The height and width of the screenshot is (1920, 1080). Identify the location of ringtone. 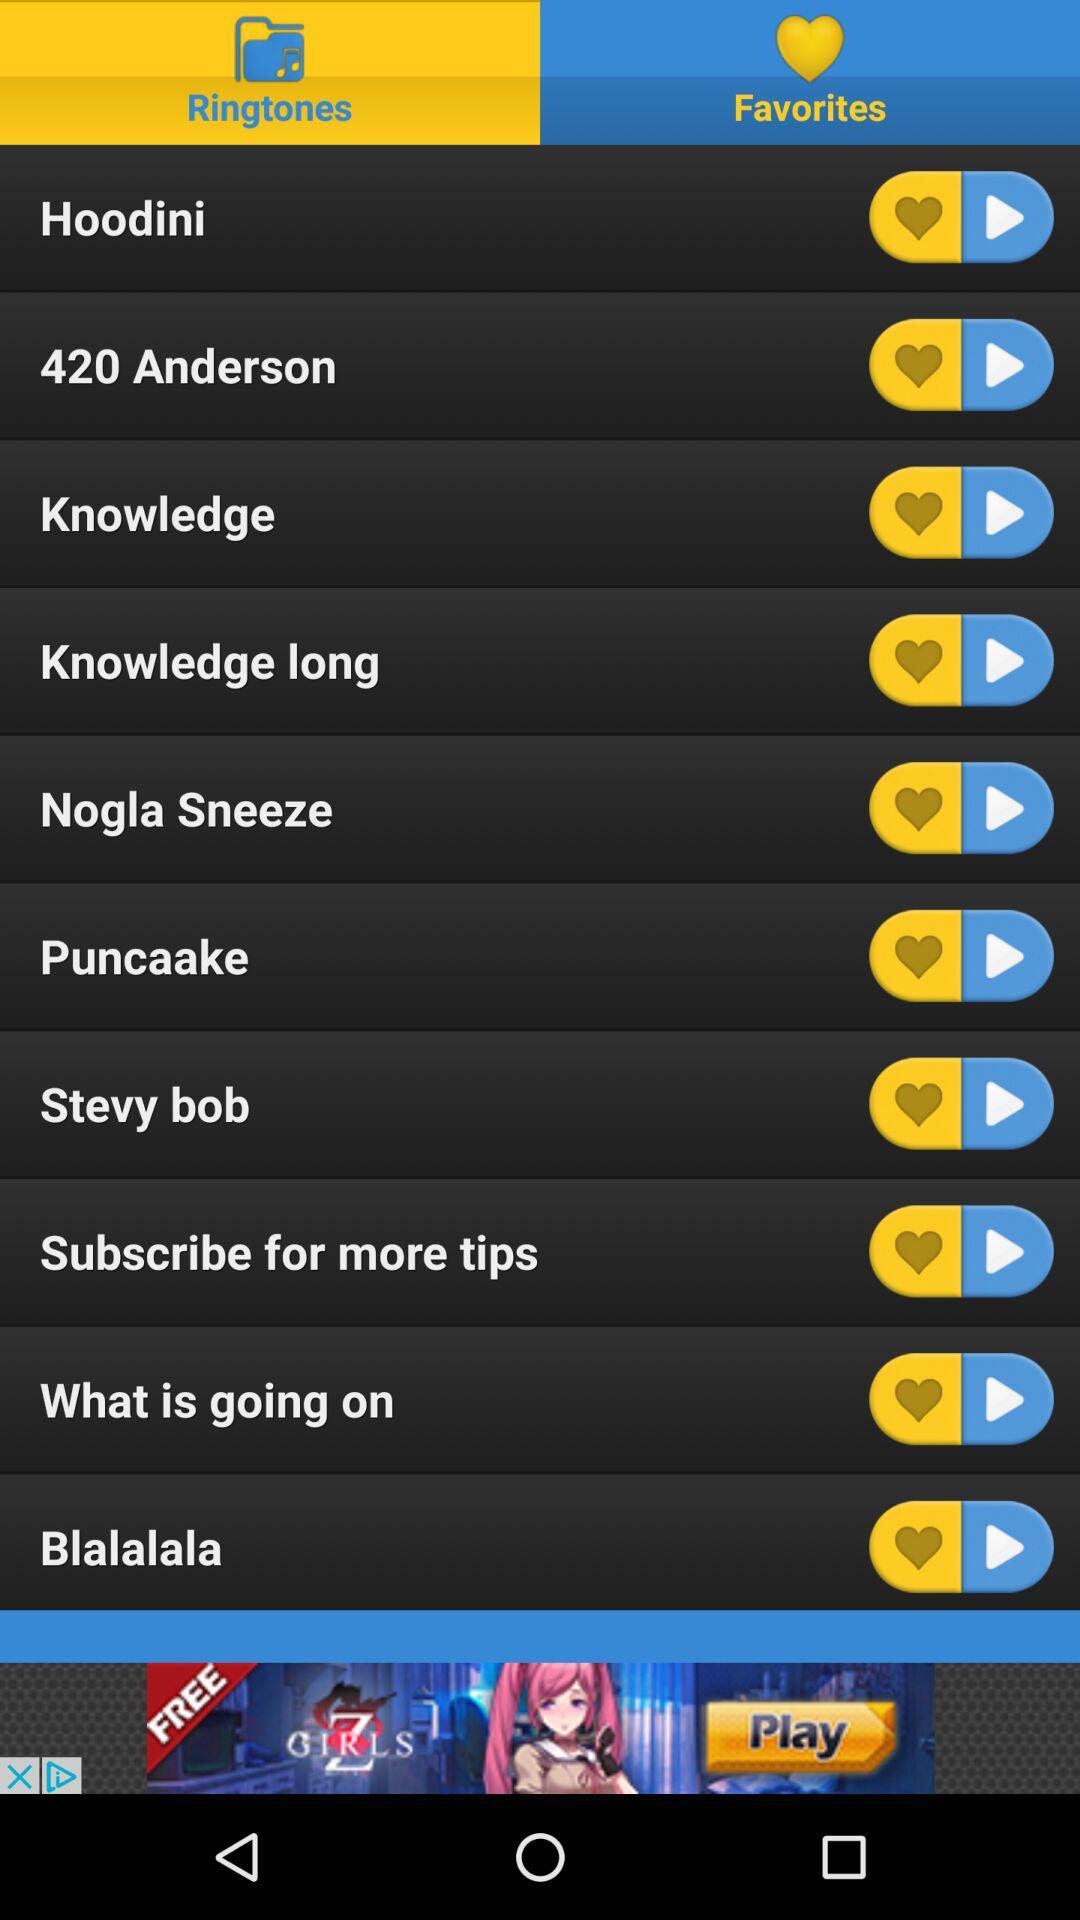
(1007, 808).